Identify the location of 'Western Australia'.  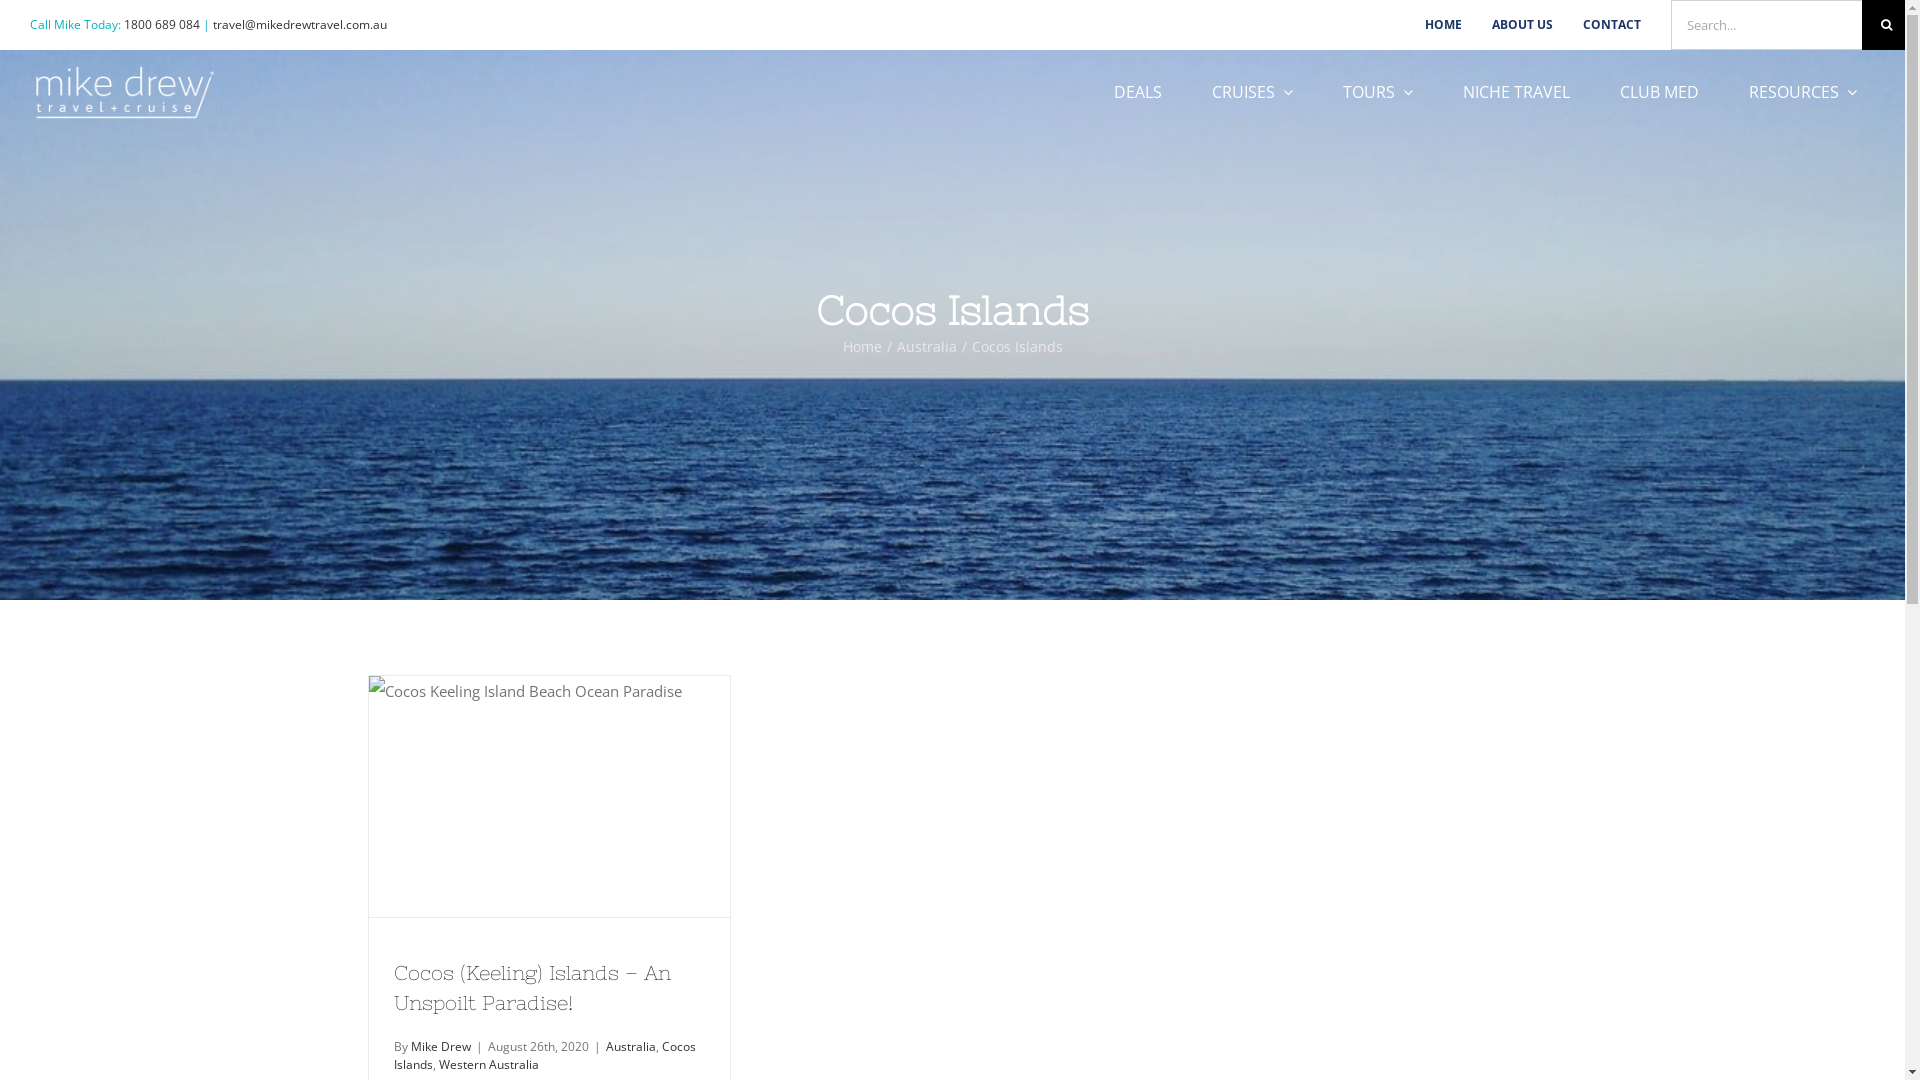
(488, 1063).